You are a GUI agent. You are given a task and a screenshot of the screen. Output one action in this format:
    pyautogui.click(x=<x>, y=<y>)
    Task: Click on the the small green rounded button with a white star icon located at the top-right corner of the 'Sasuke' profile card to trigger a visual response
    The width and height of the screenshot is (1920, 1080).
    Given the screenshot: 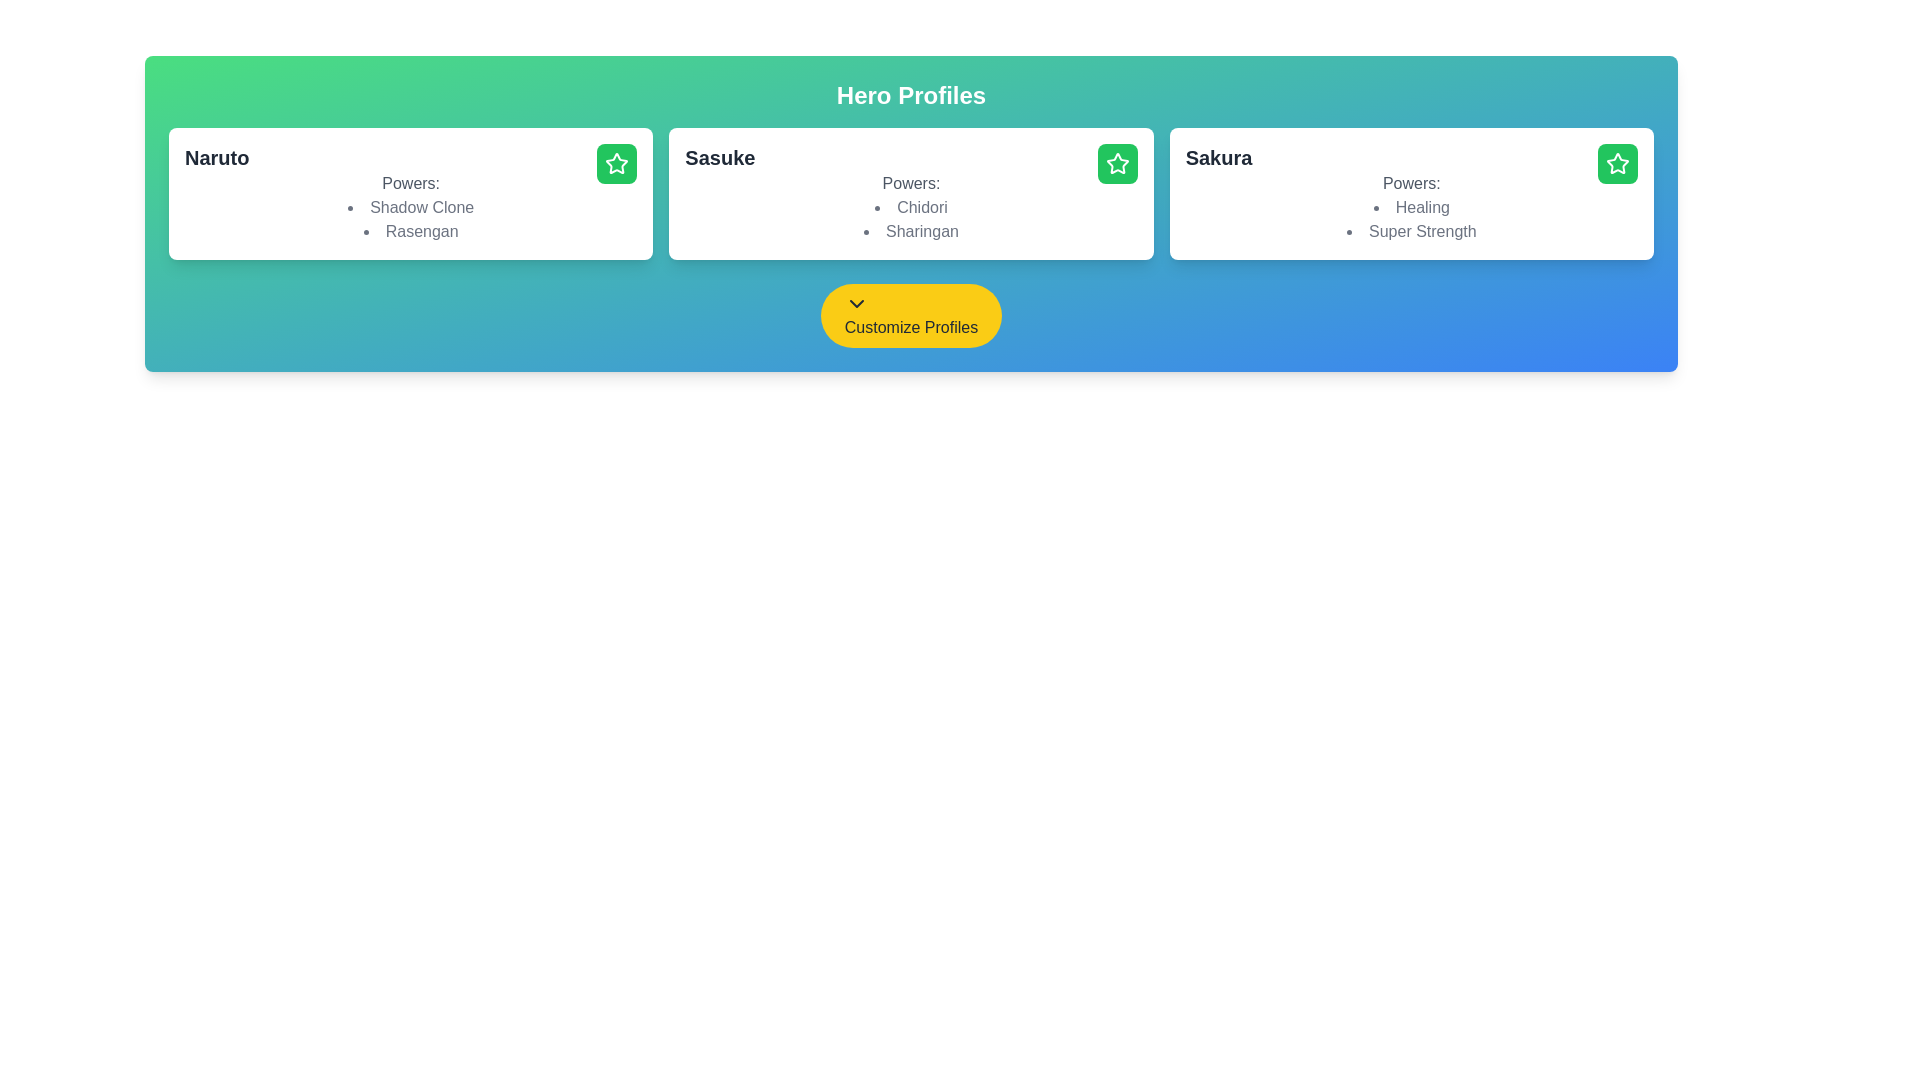 What is the action you would take?
    pyautogui.click(x=1116, y=163)
    